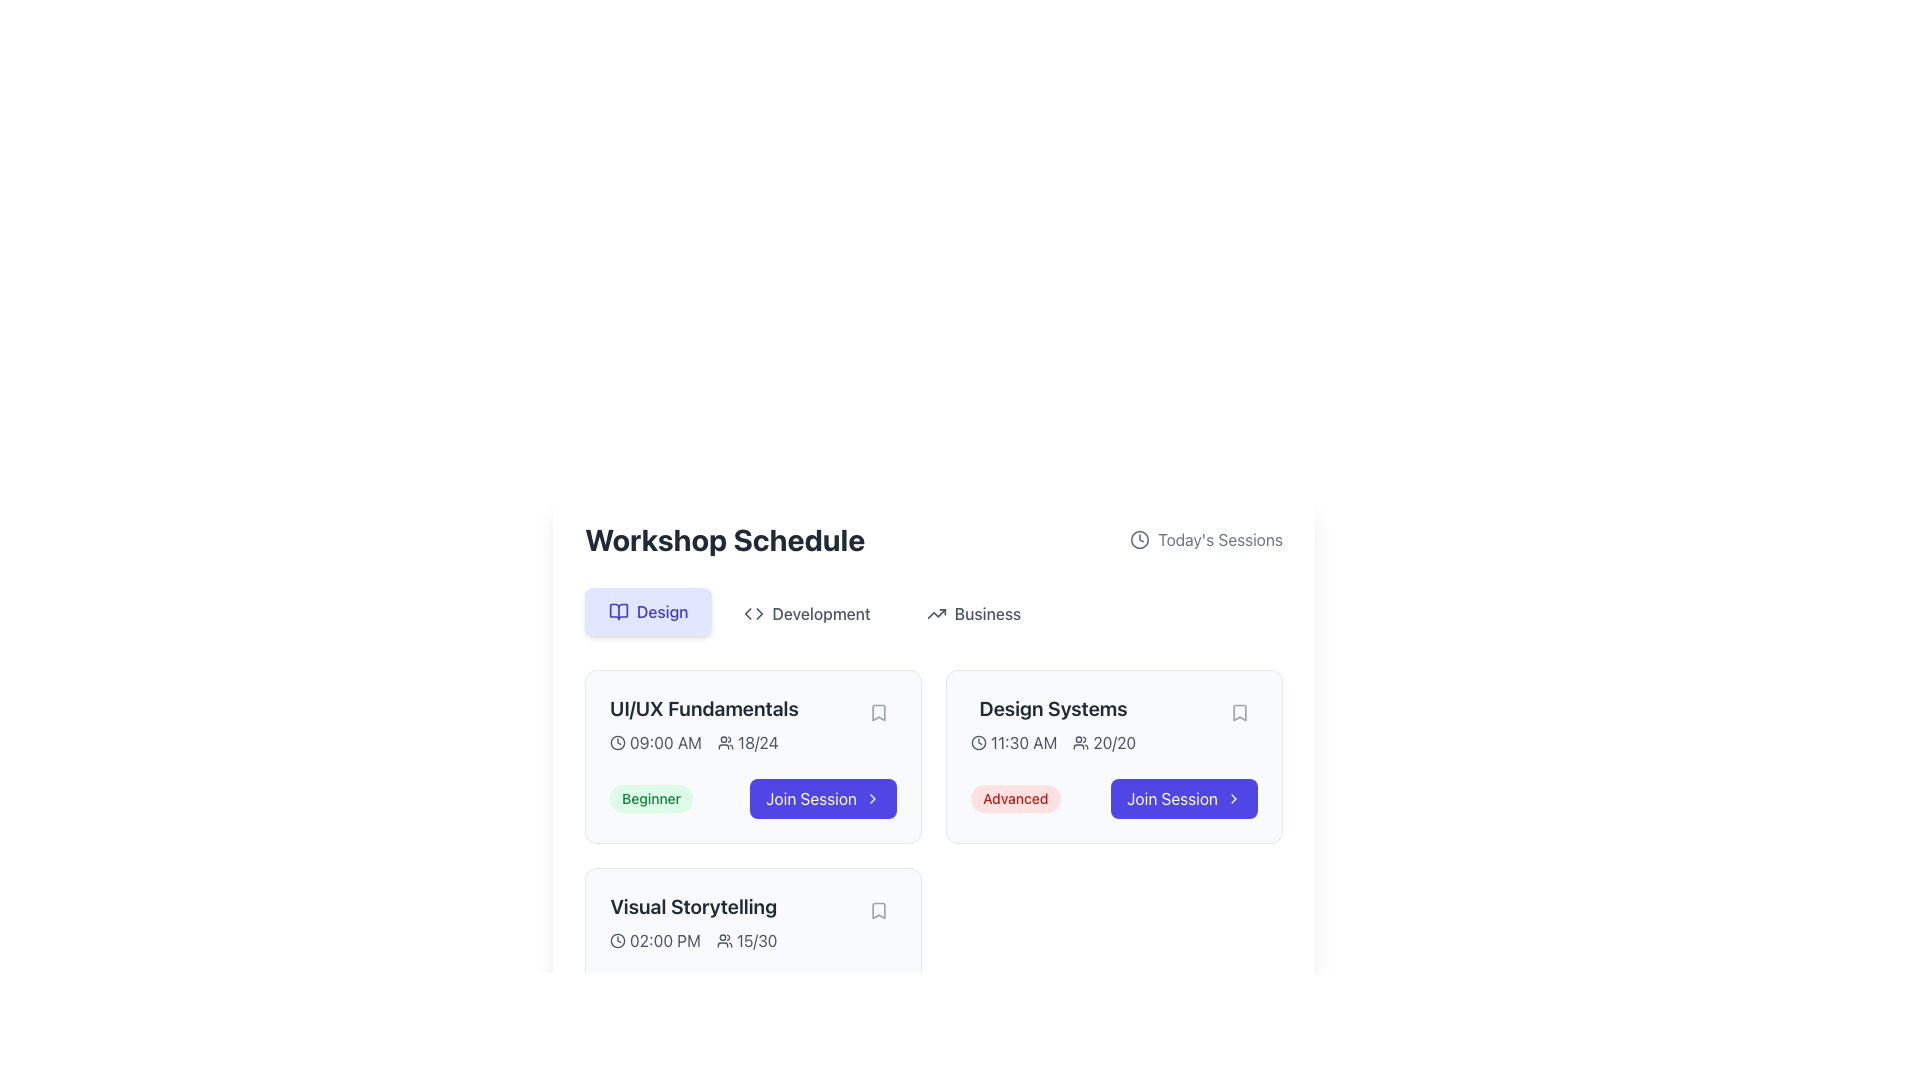 The image size is (1920, 1080). Describe the element at coordinates (1238, 712) in the screenshot. I see `the bookmark icon located in the top-right corner of the 'Design Systems' card to observe the visual effect` at that location.